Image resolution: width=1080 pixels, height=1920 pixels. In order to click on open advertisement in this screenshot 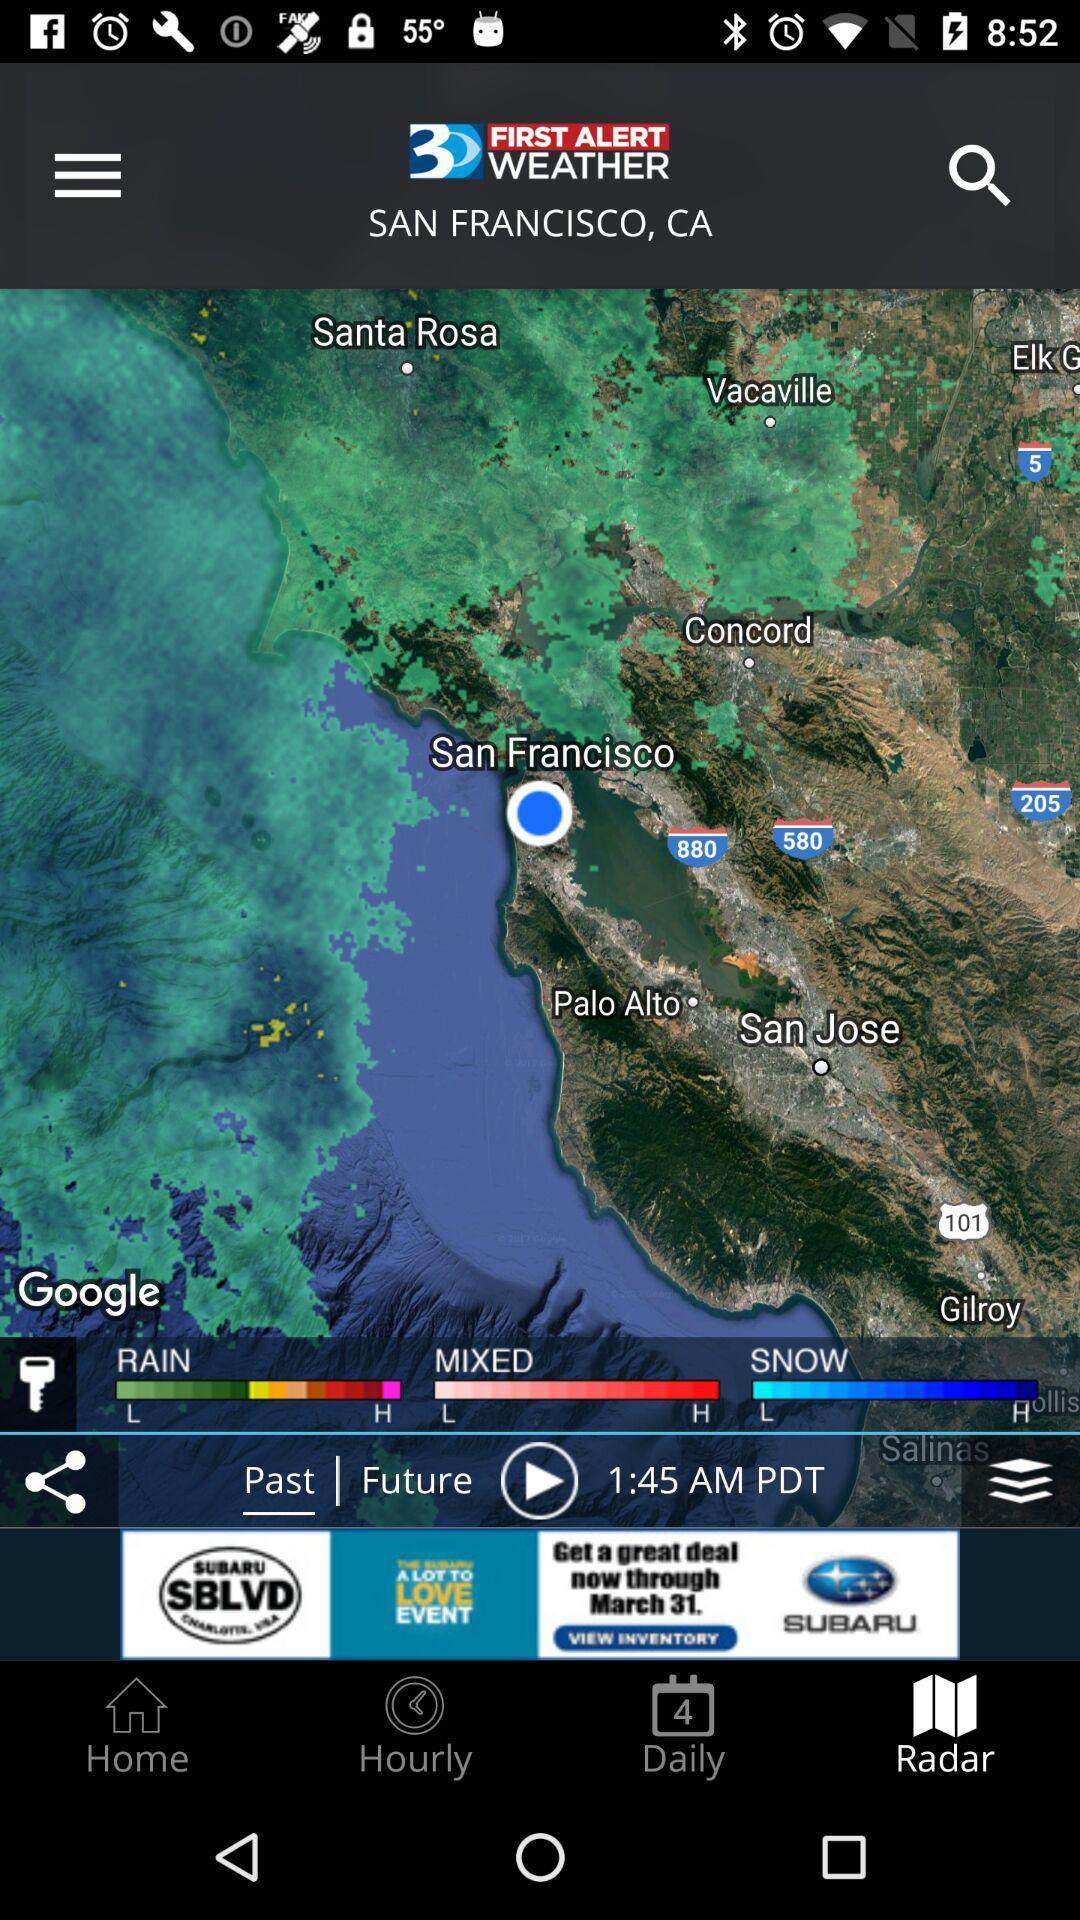, I will do `click(540, 1593)`.